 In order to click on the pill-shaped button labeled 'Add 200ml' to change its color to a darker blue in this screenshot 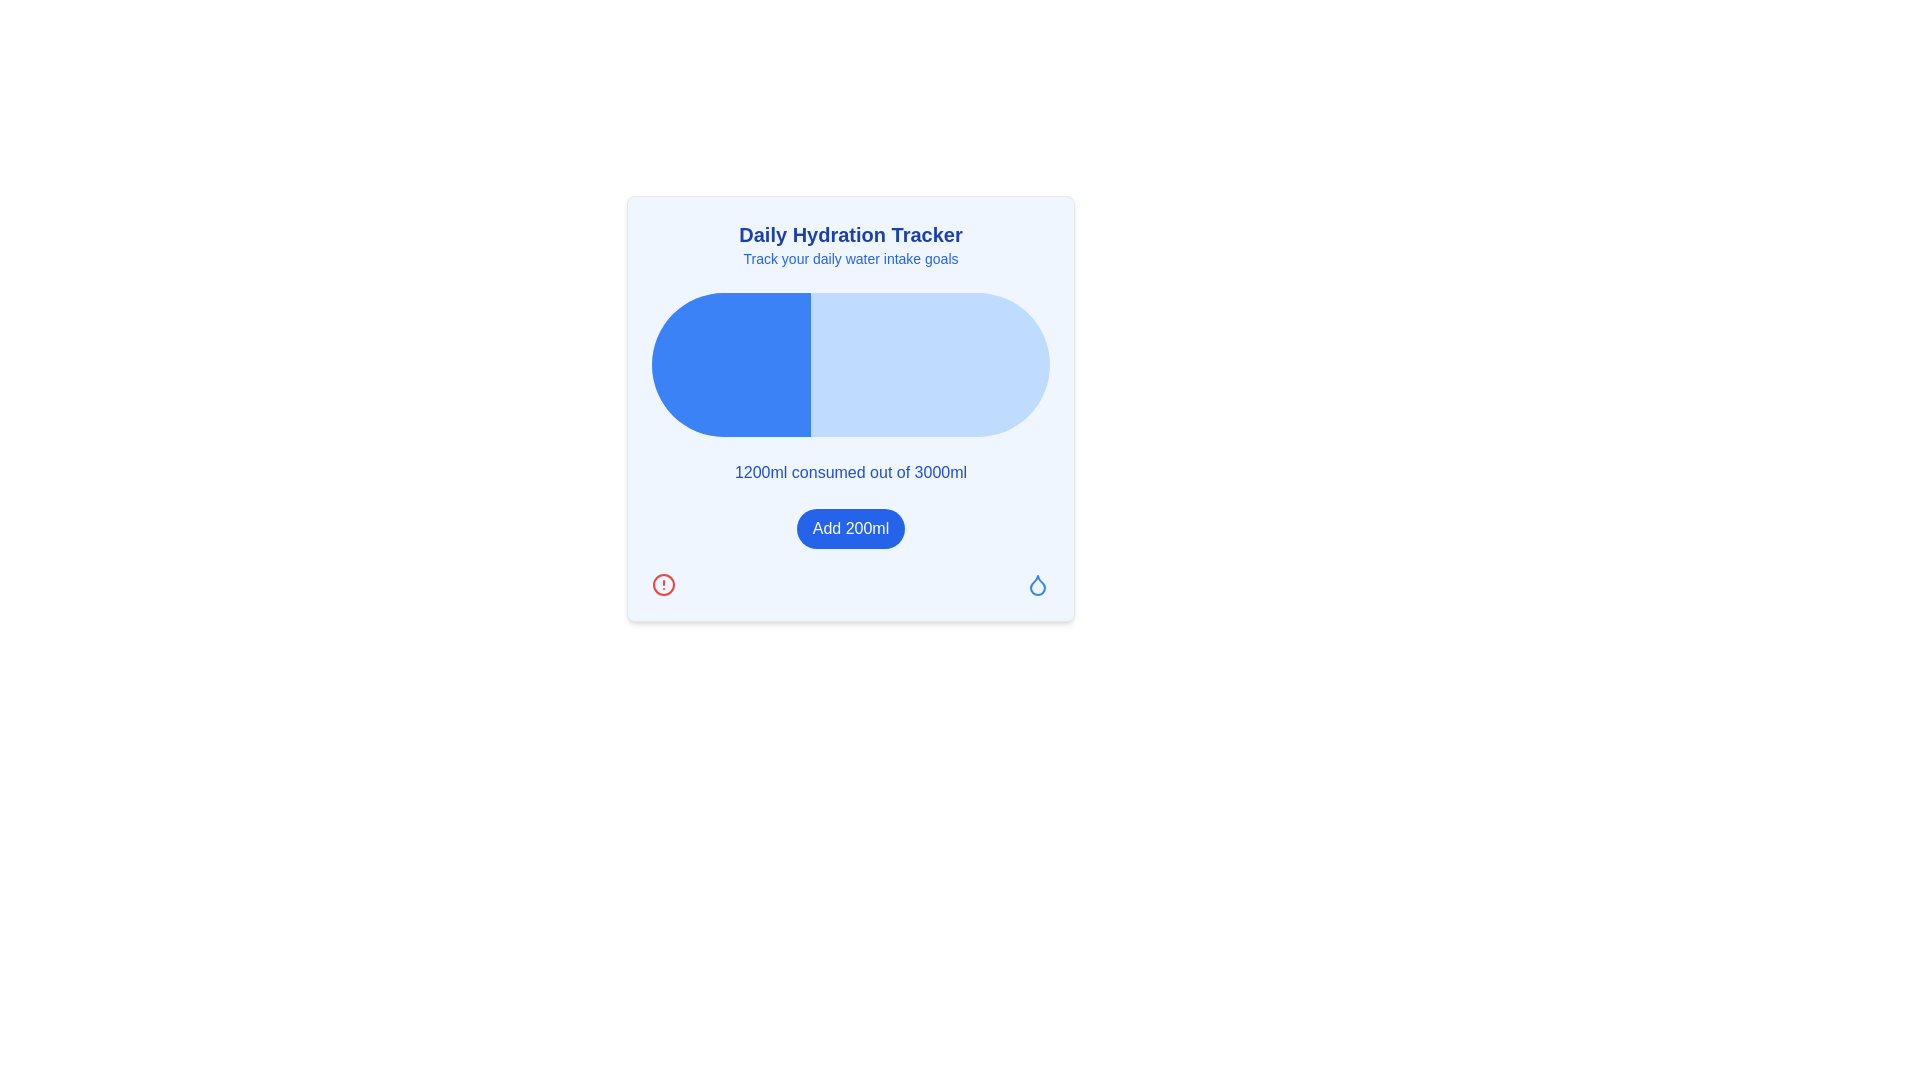, I will do `click(850, 527)`.